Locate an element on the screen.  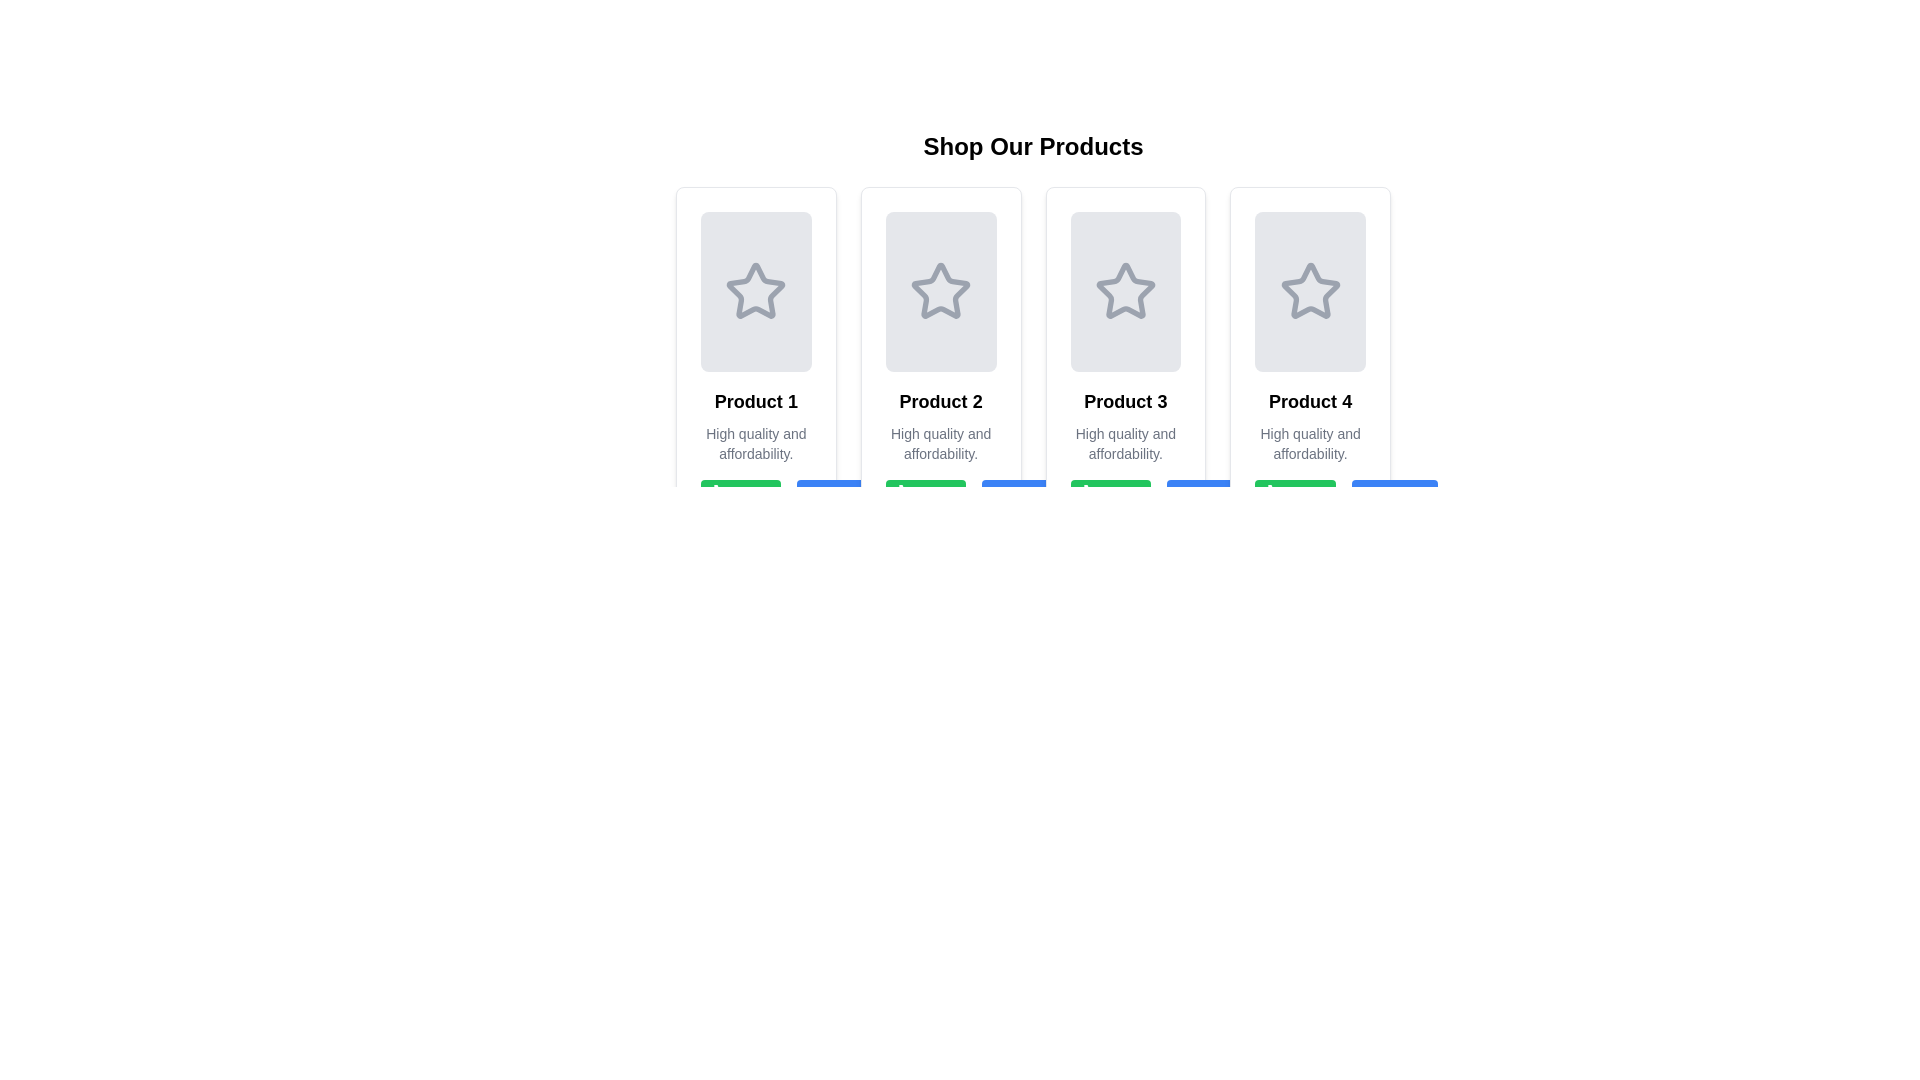
the interactive star icon located in the fourth product card titled 'Product 4' is located at coordinates (1310, 290).